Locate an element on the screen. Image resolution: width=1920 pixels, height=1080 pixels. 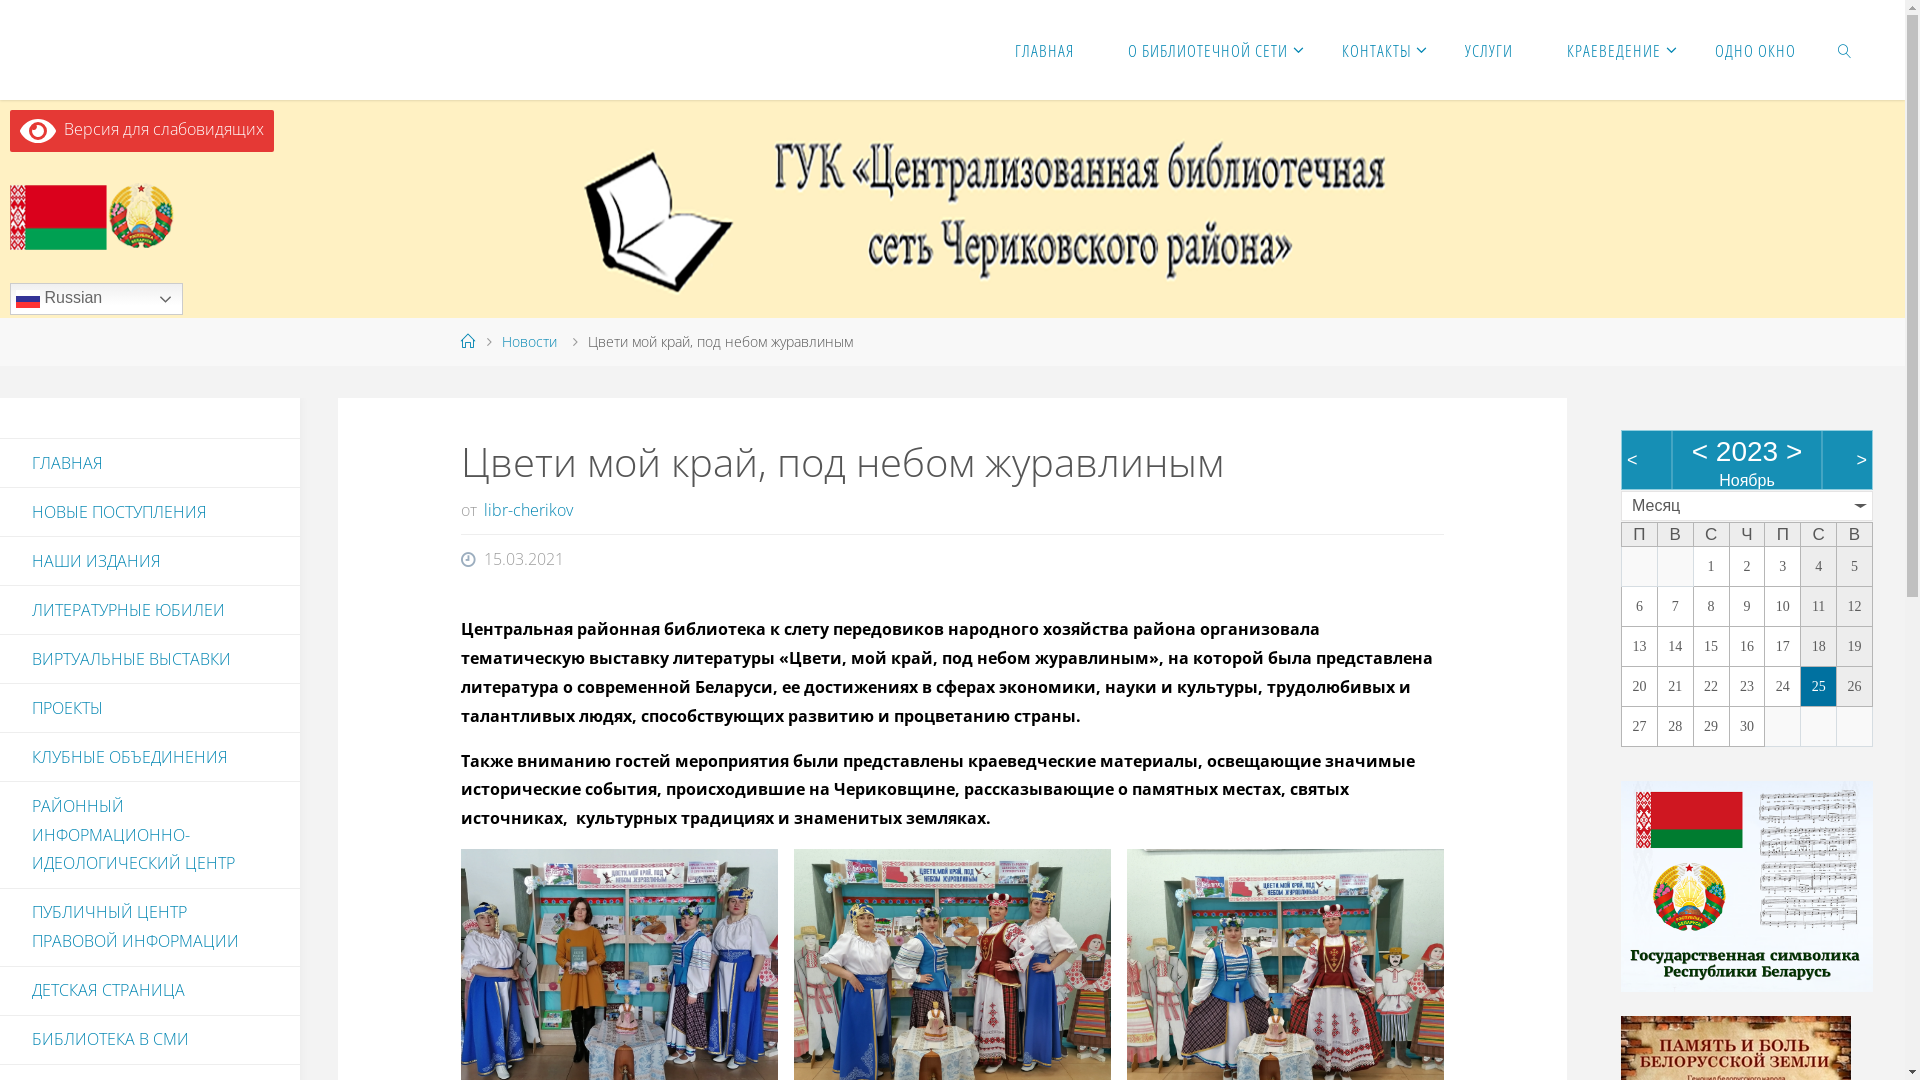
'libr-cherikov' is located at coordinates (480, 508).